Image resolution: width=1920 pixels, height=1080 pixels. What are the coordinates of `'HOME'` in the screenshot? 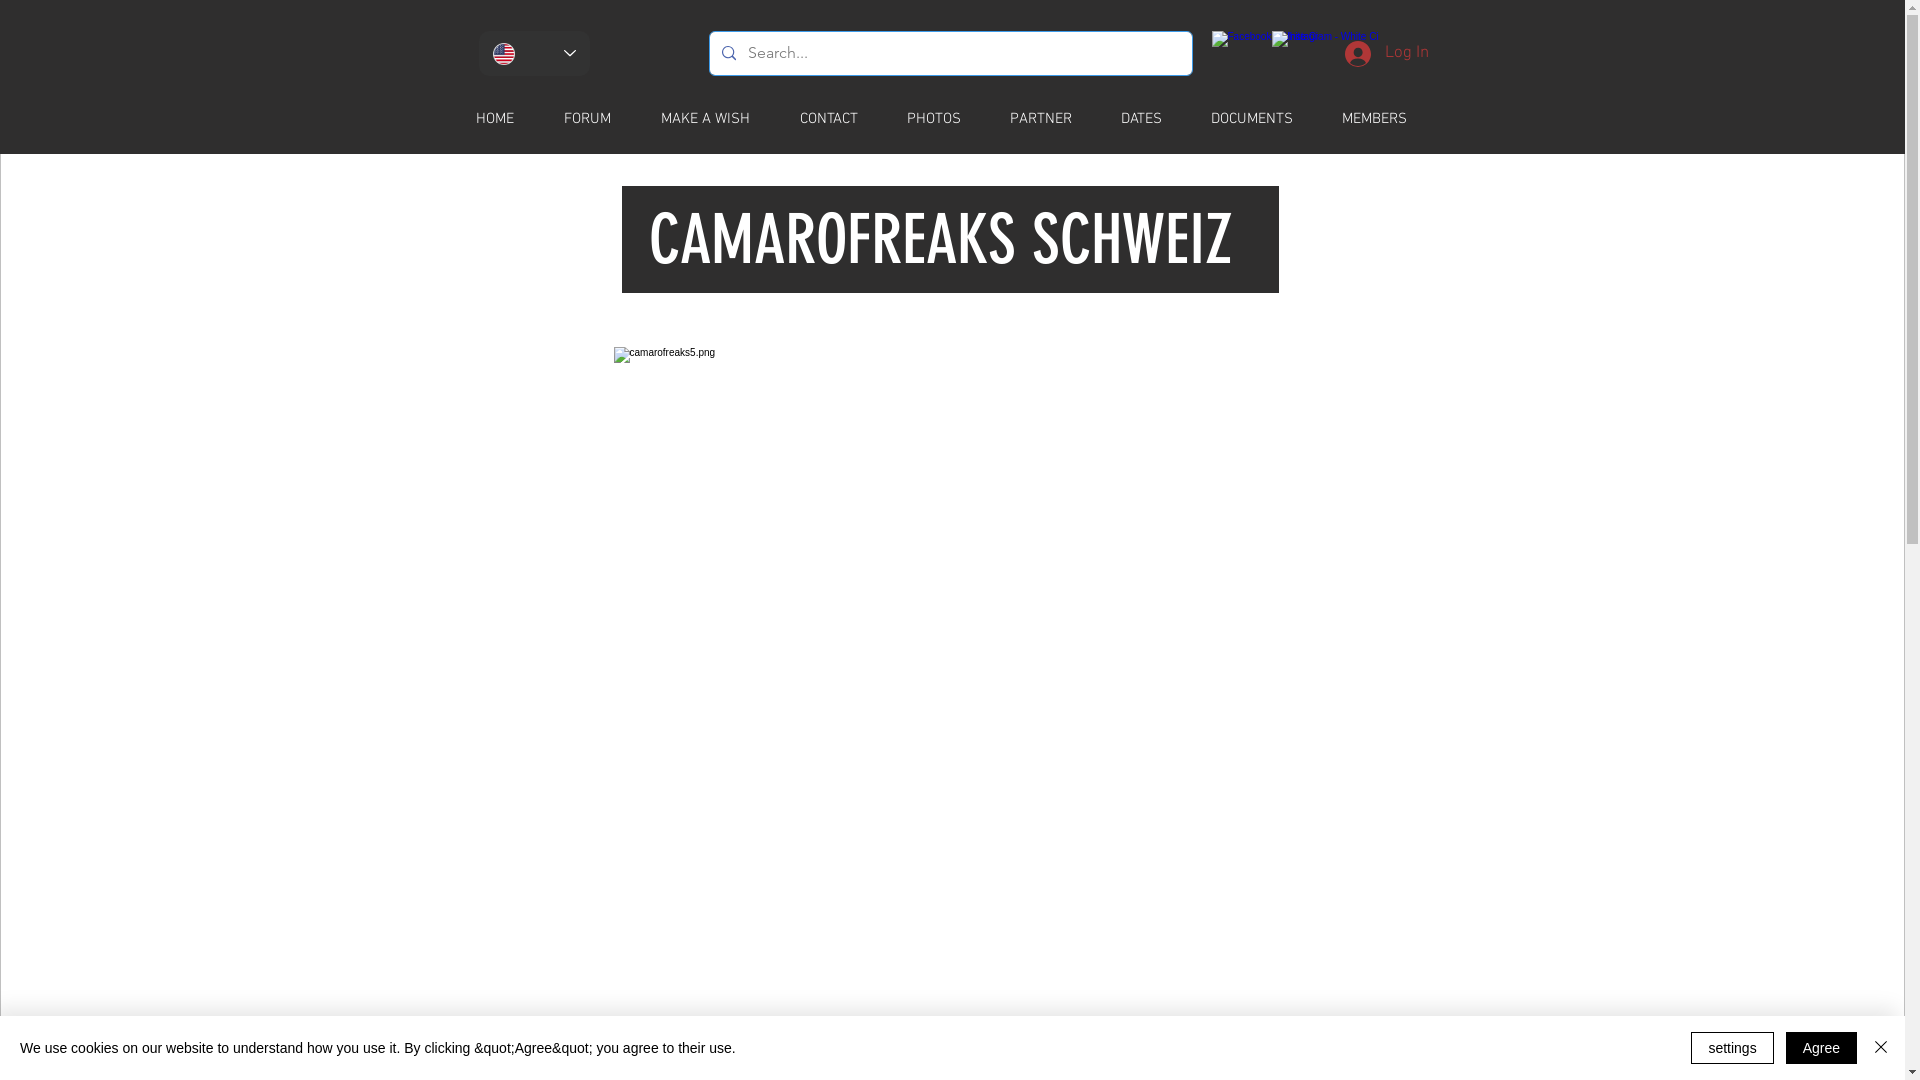 It's located at (505, 119).